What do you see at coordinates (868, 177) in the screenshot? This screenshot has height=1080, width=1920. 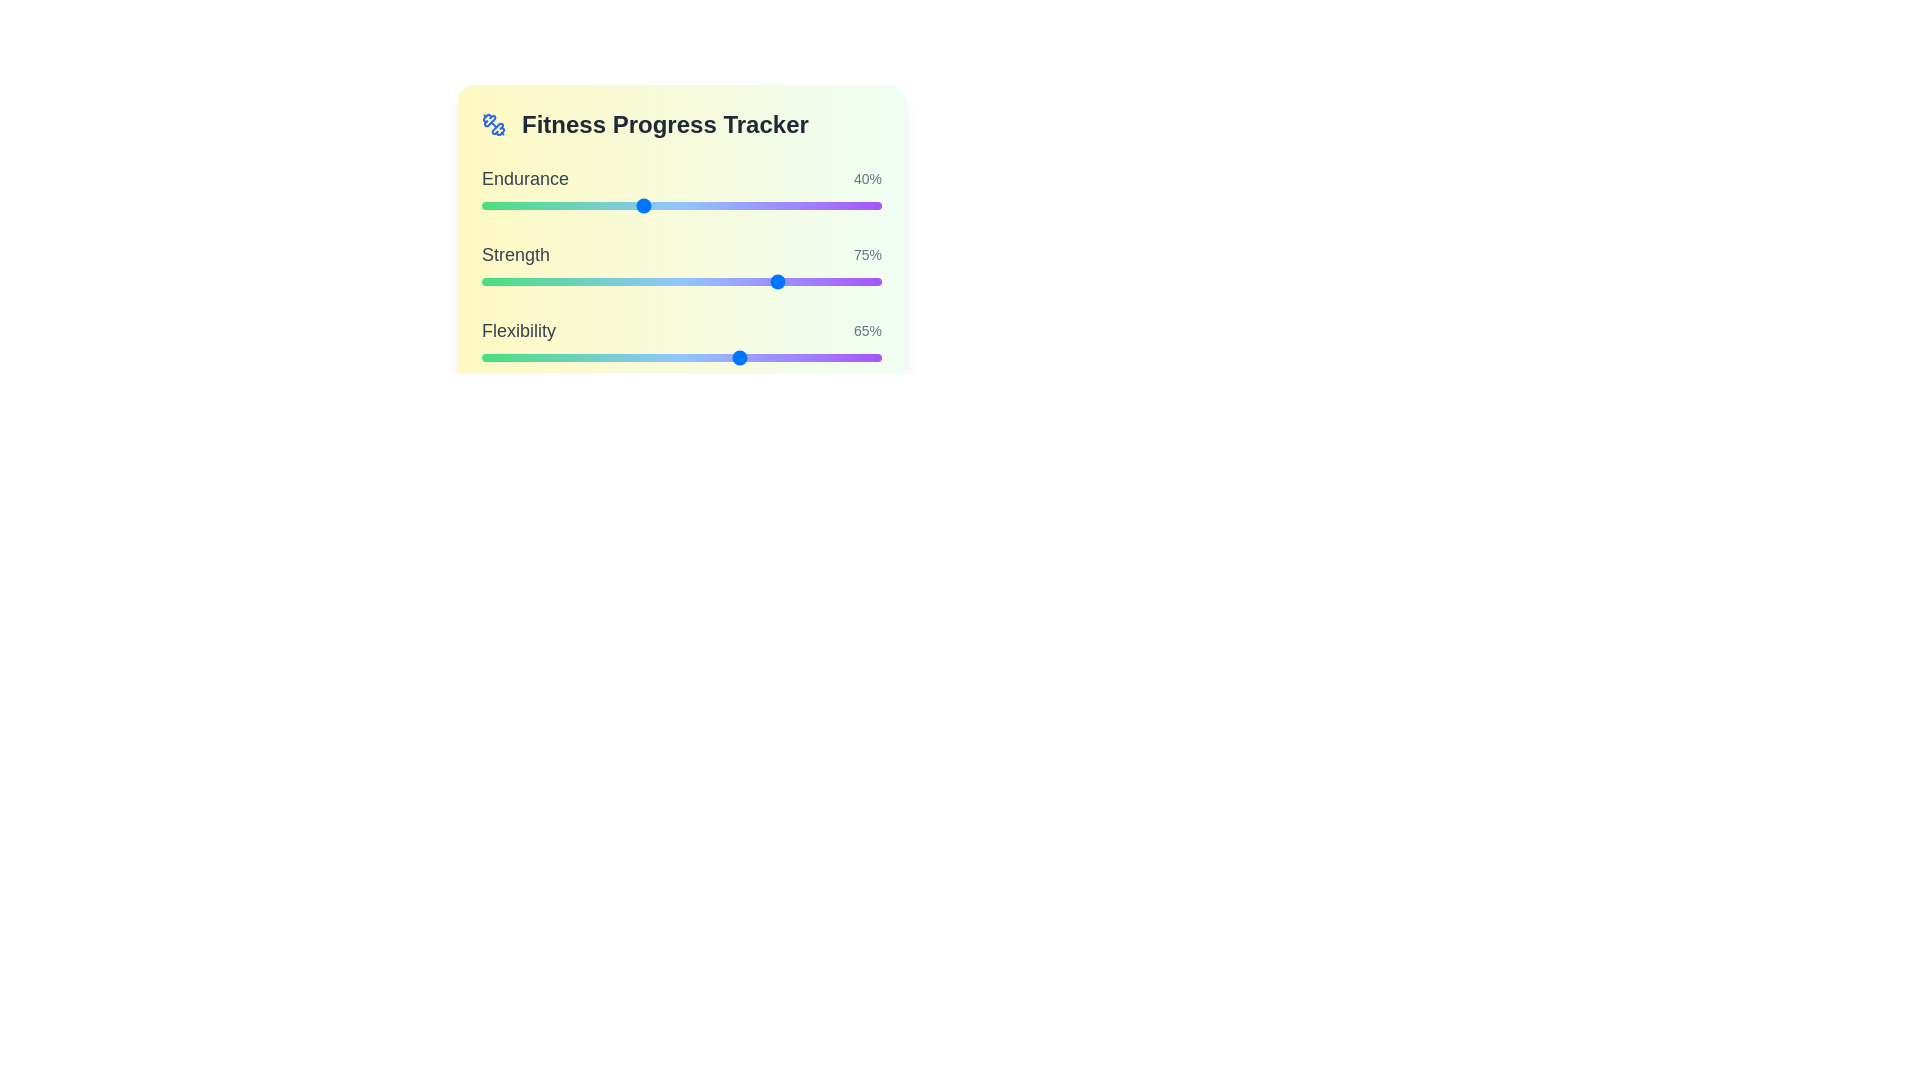 I see `text content displaying '40%' which is styled in a small muted gray font, positioned to the right of the 'Endurance' text and following a progress bar layout` at bounding box center [868, 177].